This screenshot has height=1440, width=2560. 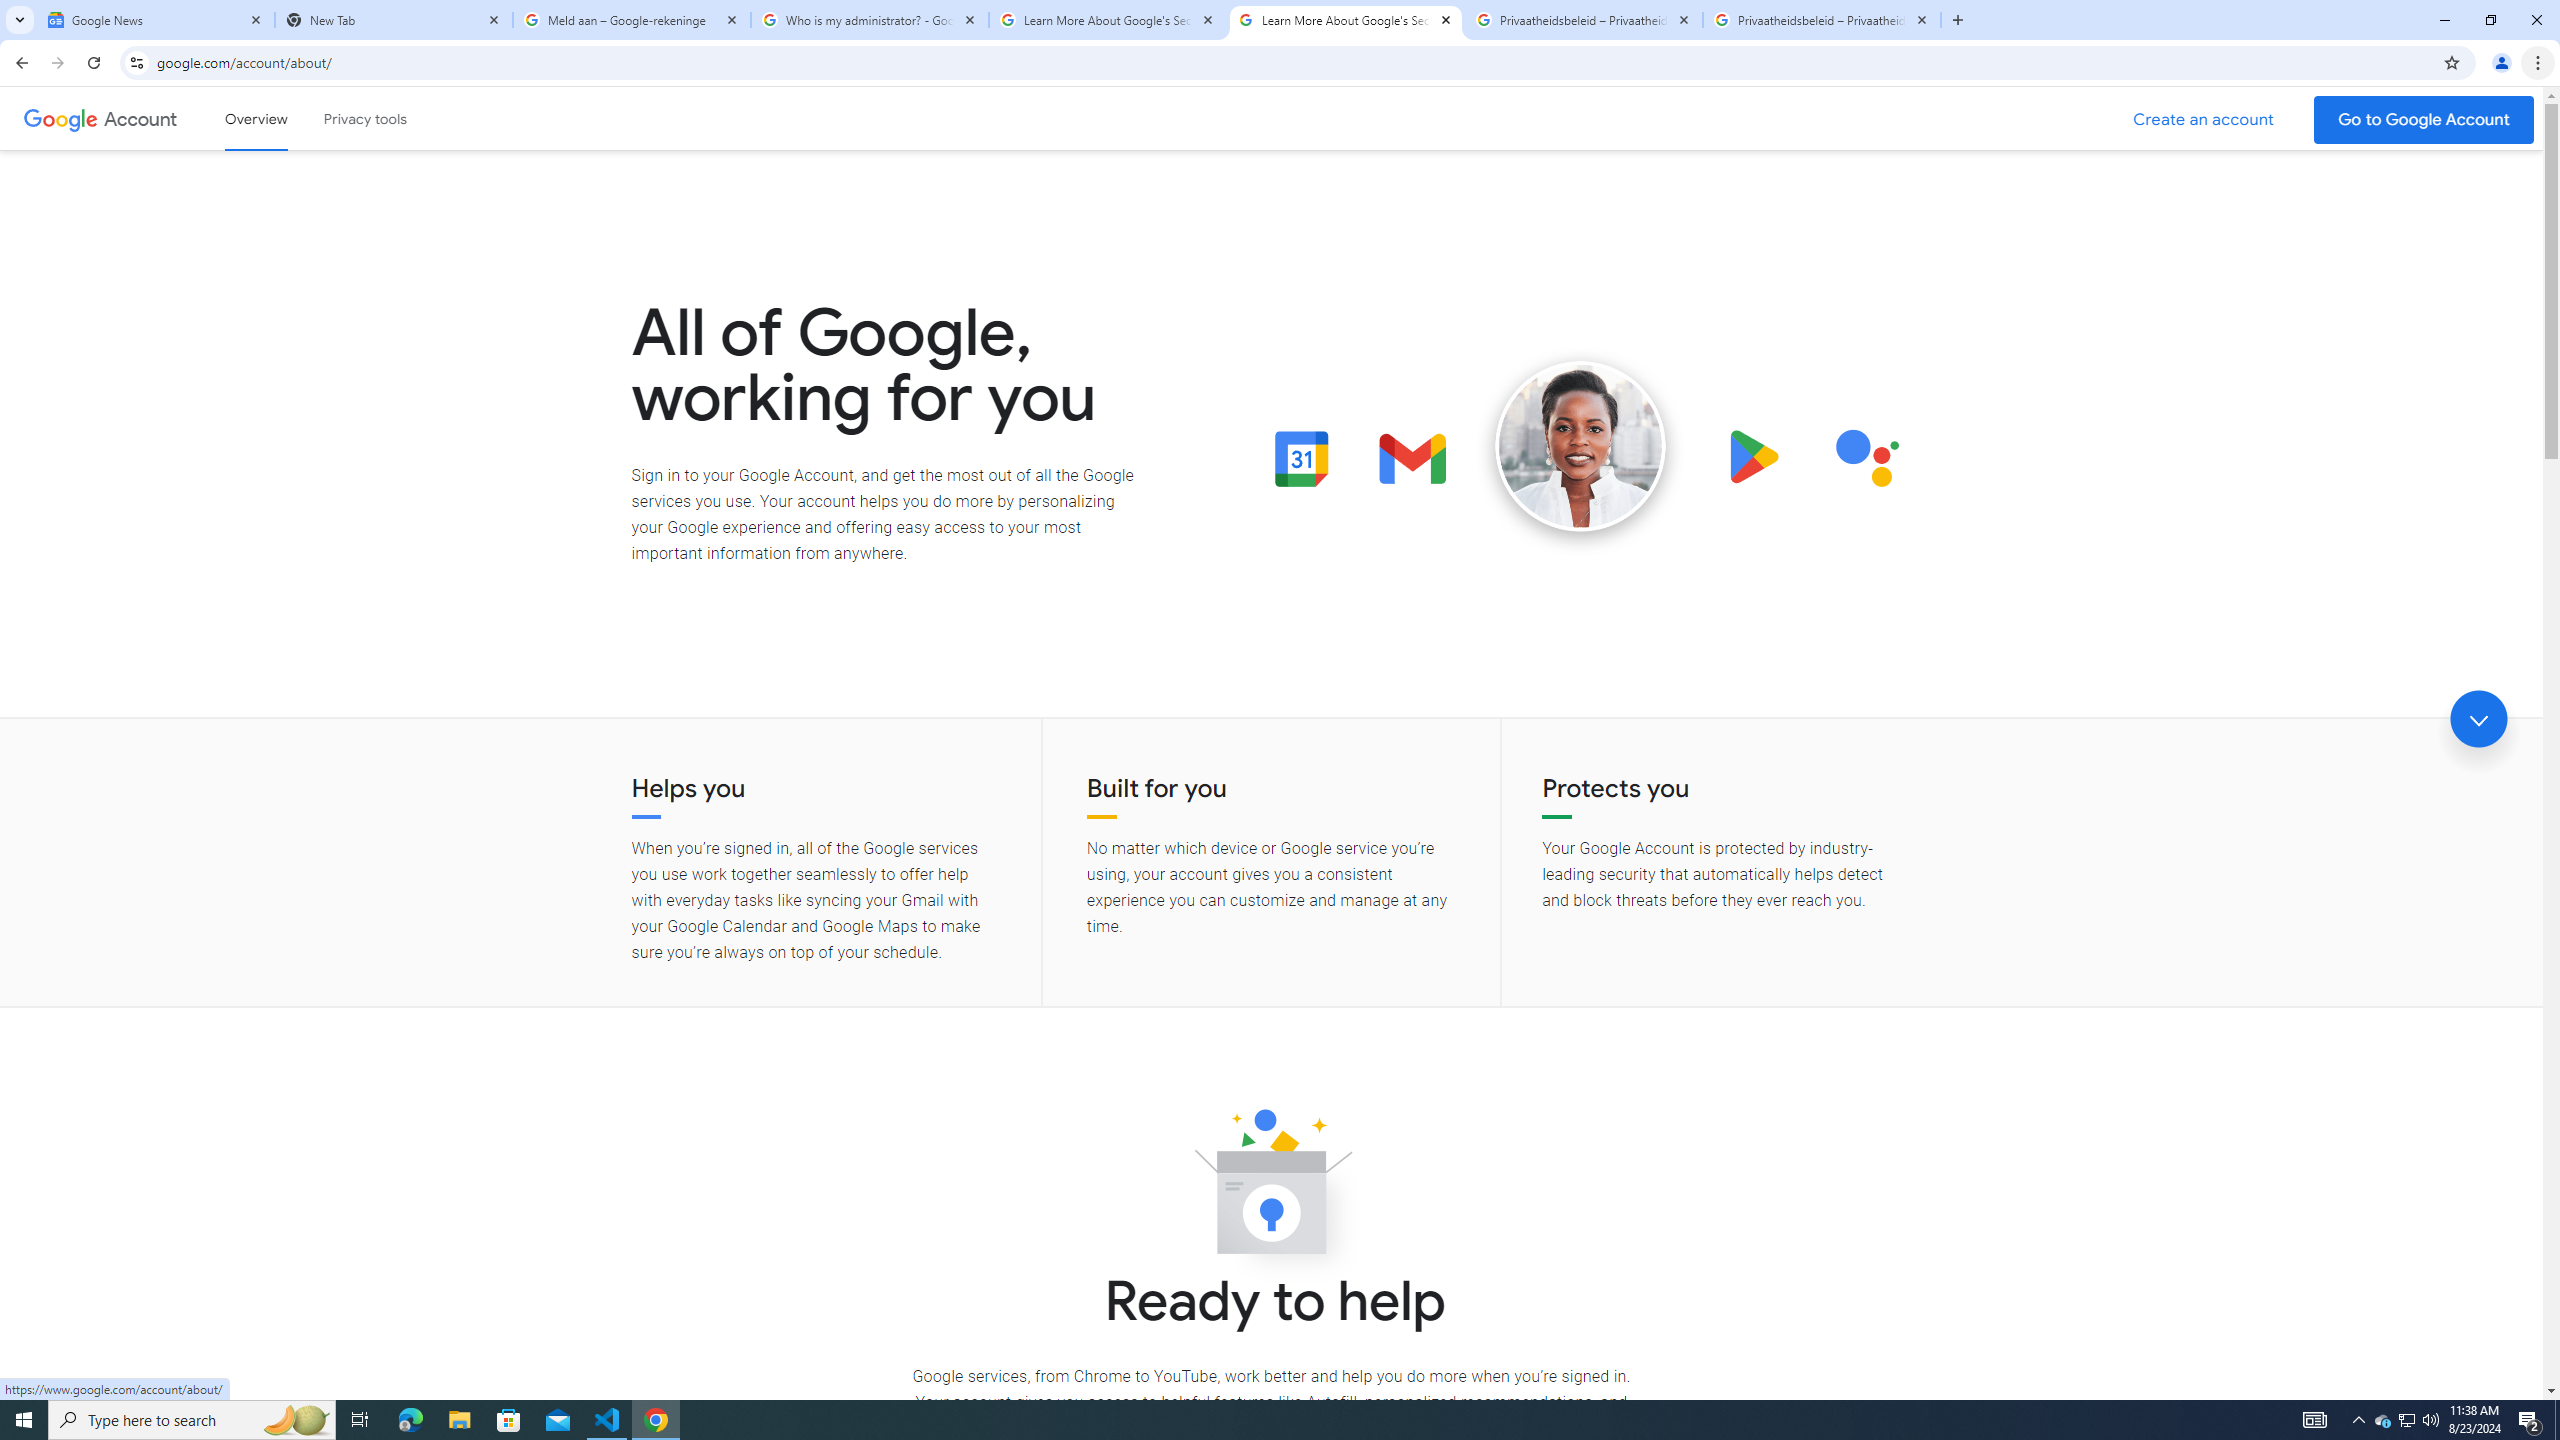 I want to click on 'Who is my administrator? - Google Account Help', so click(x=869, y=19).